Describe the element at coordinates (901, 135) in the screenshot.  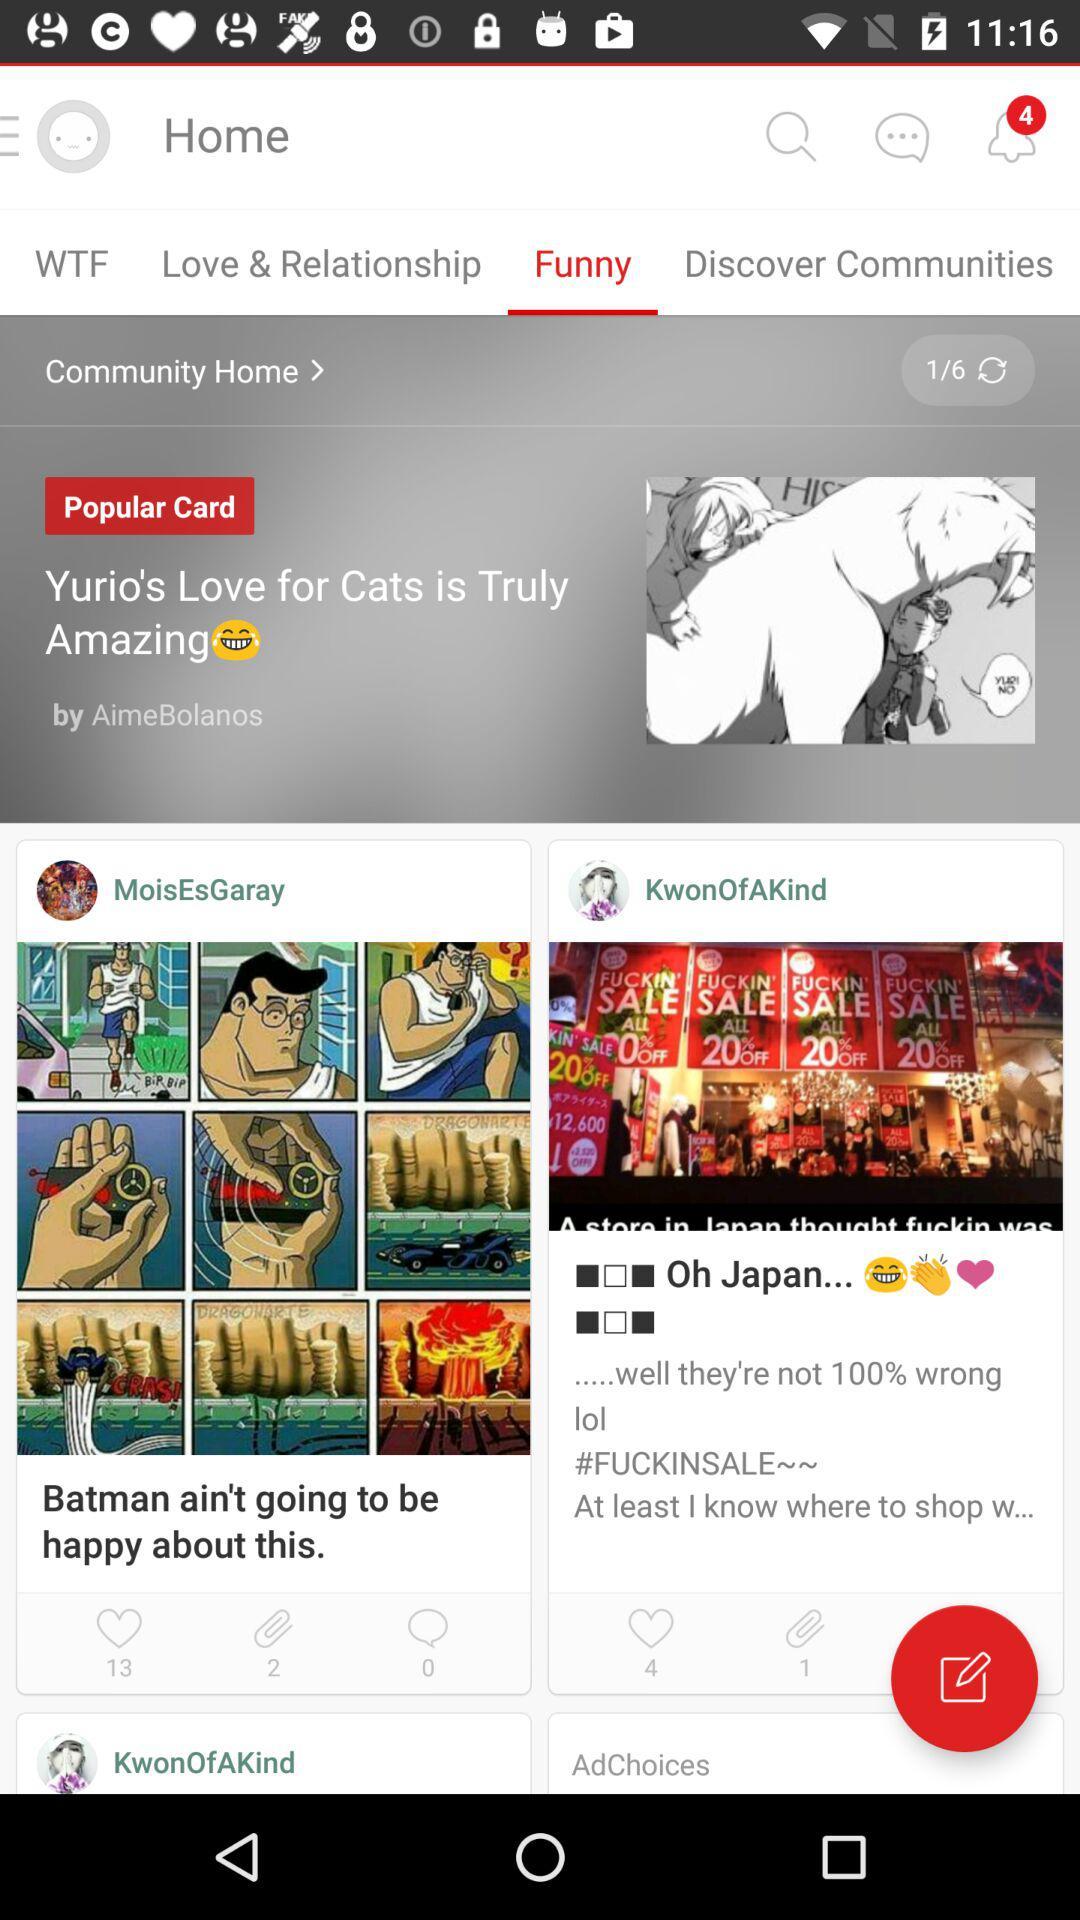
I see `the chat icon` at that location.